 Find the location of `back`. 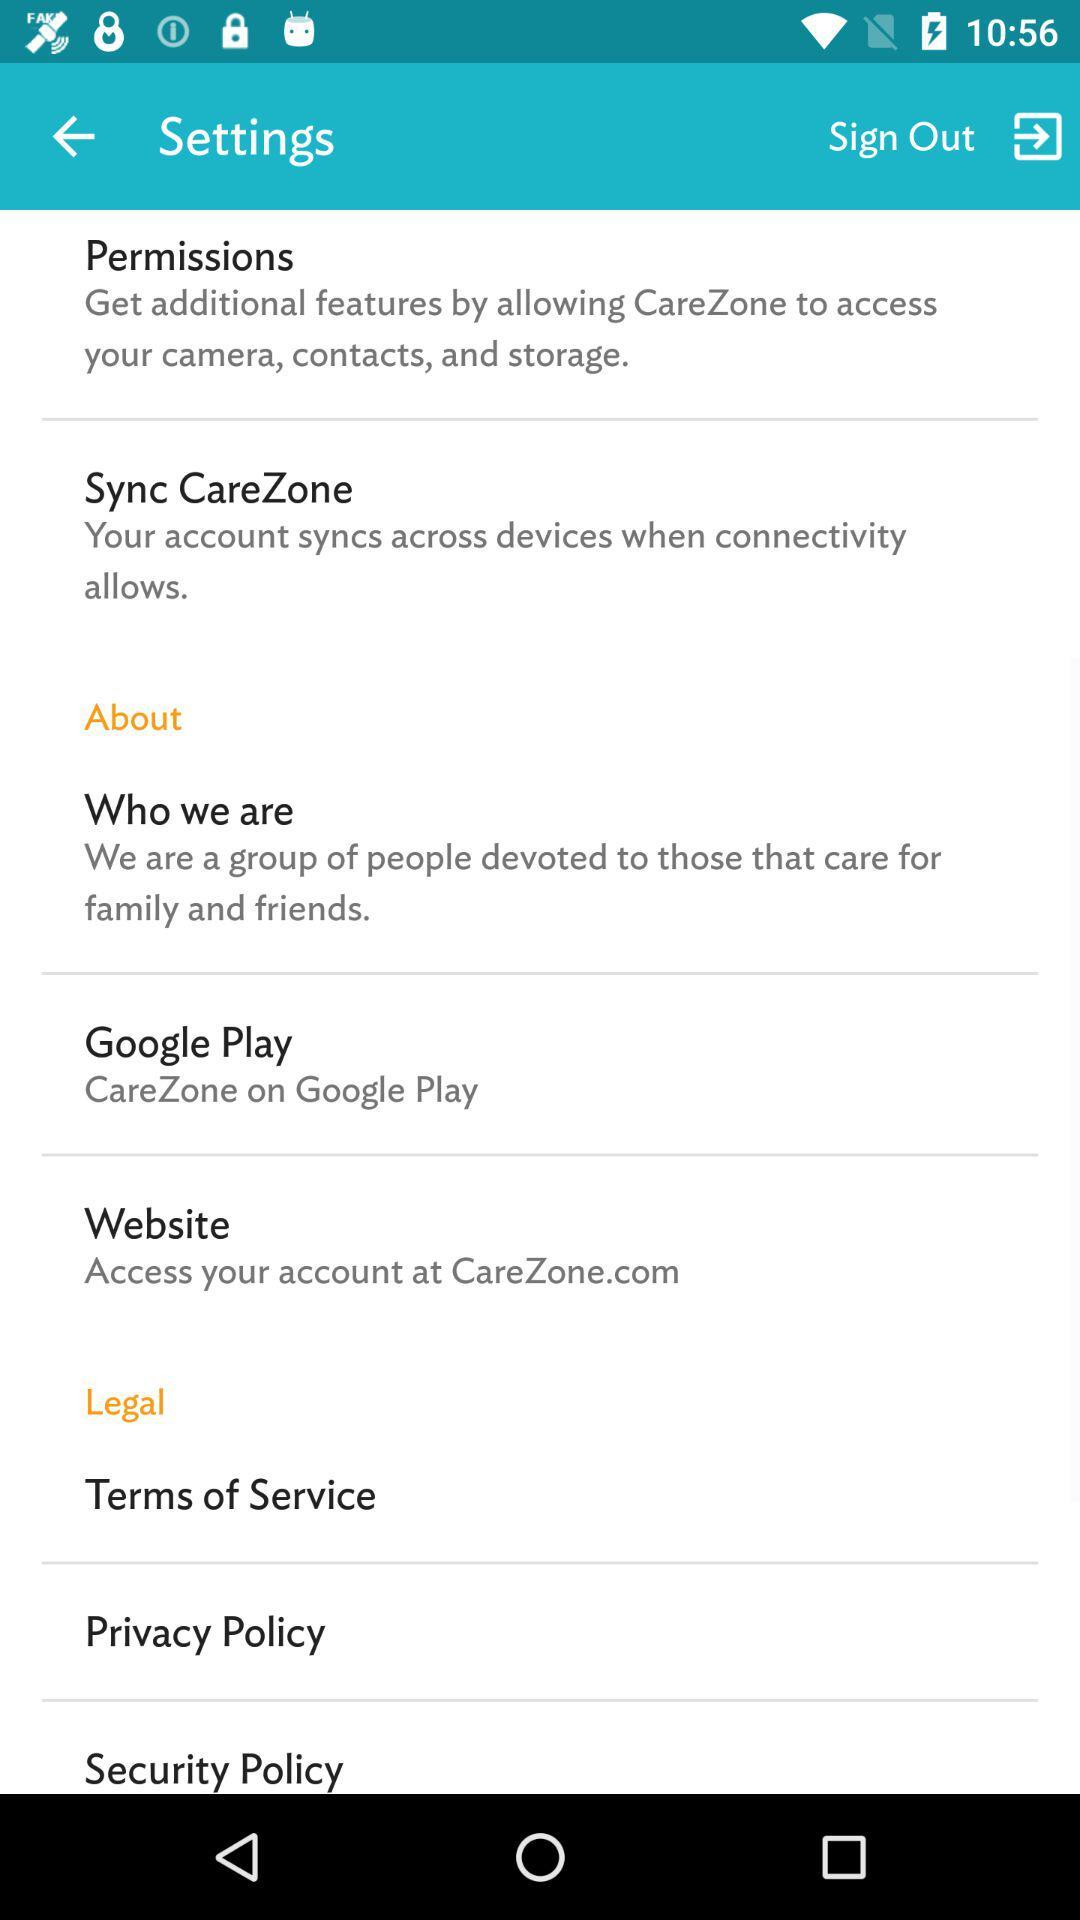

back is located at coordinates (72, 135).